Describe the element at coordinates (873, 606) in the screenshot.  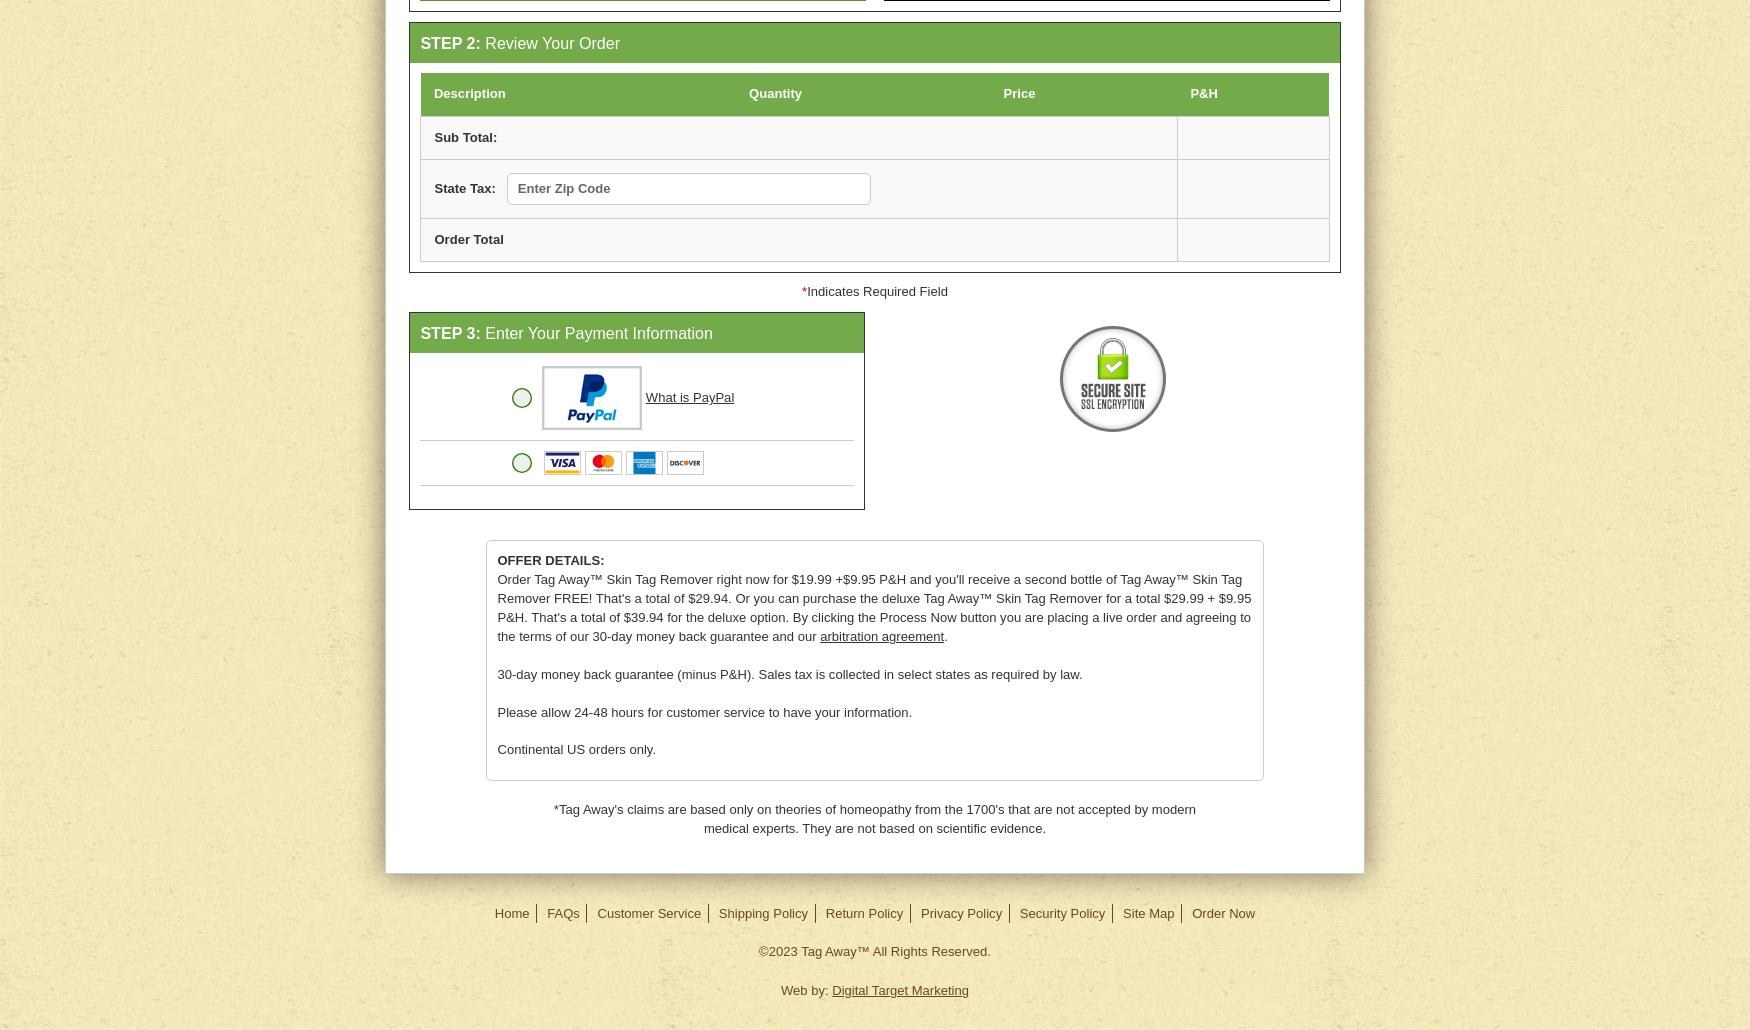
I see `'Order Tag Away™ Skin Tag Remover right now for $19.99 +$9.95 P&H and you'll receive a second bottle of Tag Away™ Skin Tag Remover FREE! That's a total of $29.94. Or you can purchase the deluxe Tag Away™ Skin Tag Remover for a total $29.99 + $9.95 P&H. That's a total of $39.94 for the deluxe option. By clicking the Process Now button you are placing a live order and agreeing to the terms of our 30-day money back guarantee and our'` at that location.